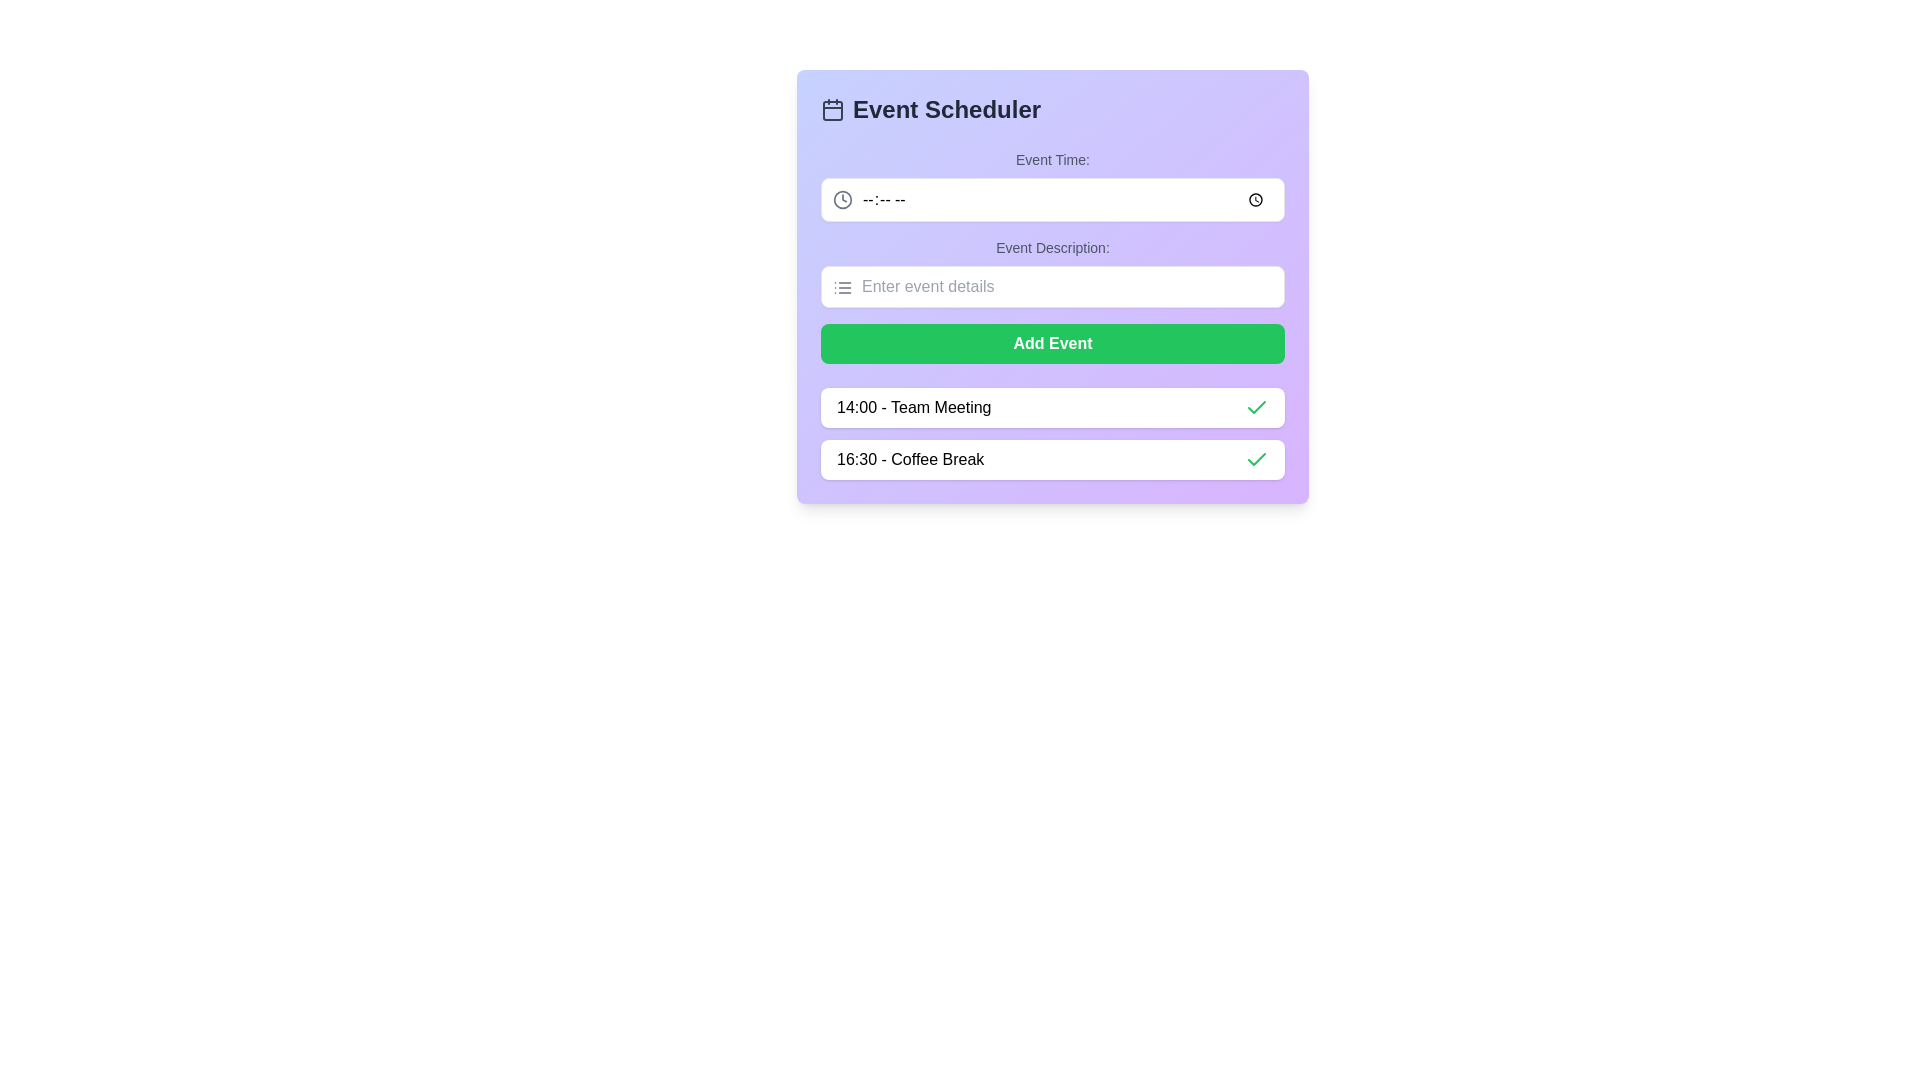 The height and width of the screenshot is (1080, 1920). Describe the element at coordinates (1051, 342) in the screenshot. I see `the 'Add Event' button` at that location.